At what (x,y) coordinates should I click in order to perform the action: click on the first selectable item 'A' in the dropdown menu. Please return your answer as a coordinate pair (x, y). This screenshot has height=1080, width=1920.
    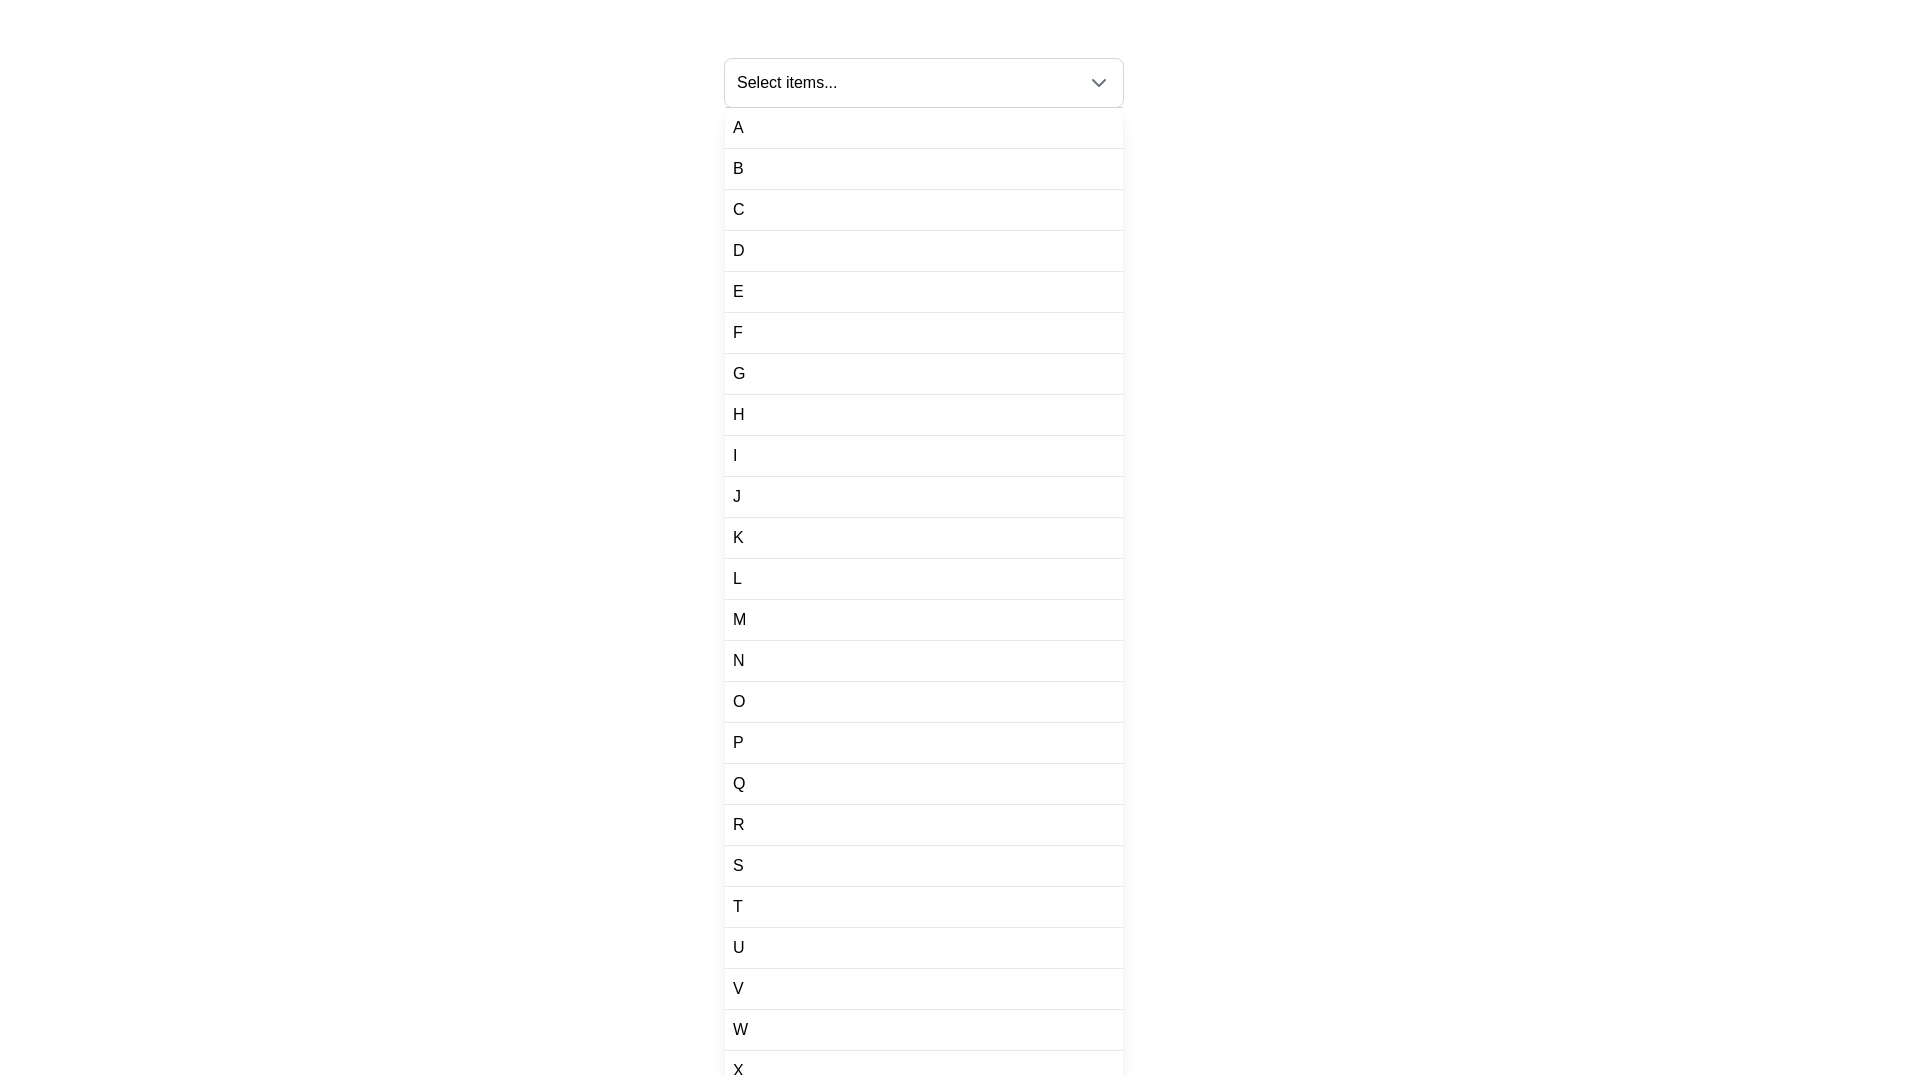
    Looking at the image, I should click on (737, 127).